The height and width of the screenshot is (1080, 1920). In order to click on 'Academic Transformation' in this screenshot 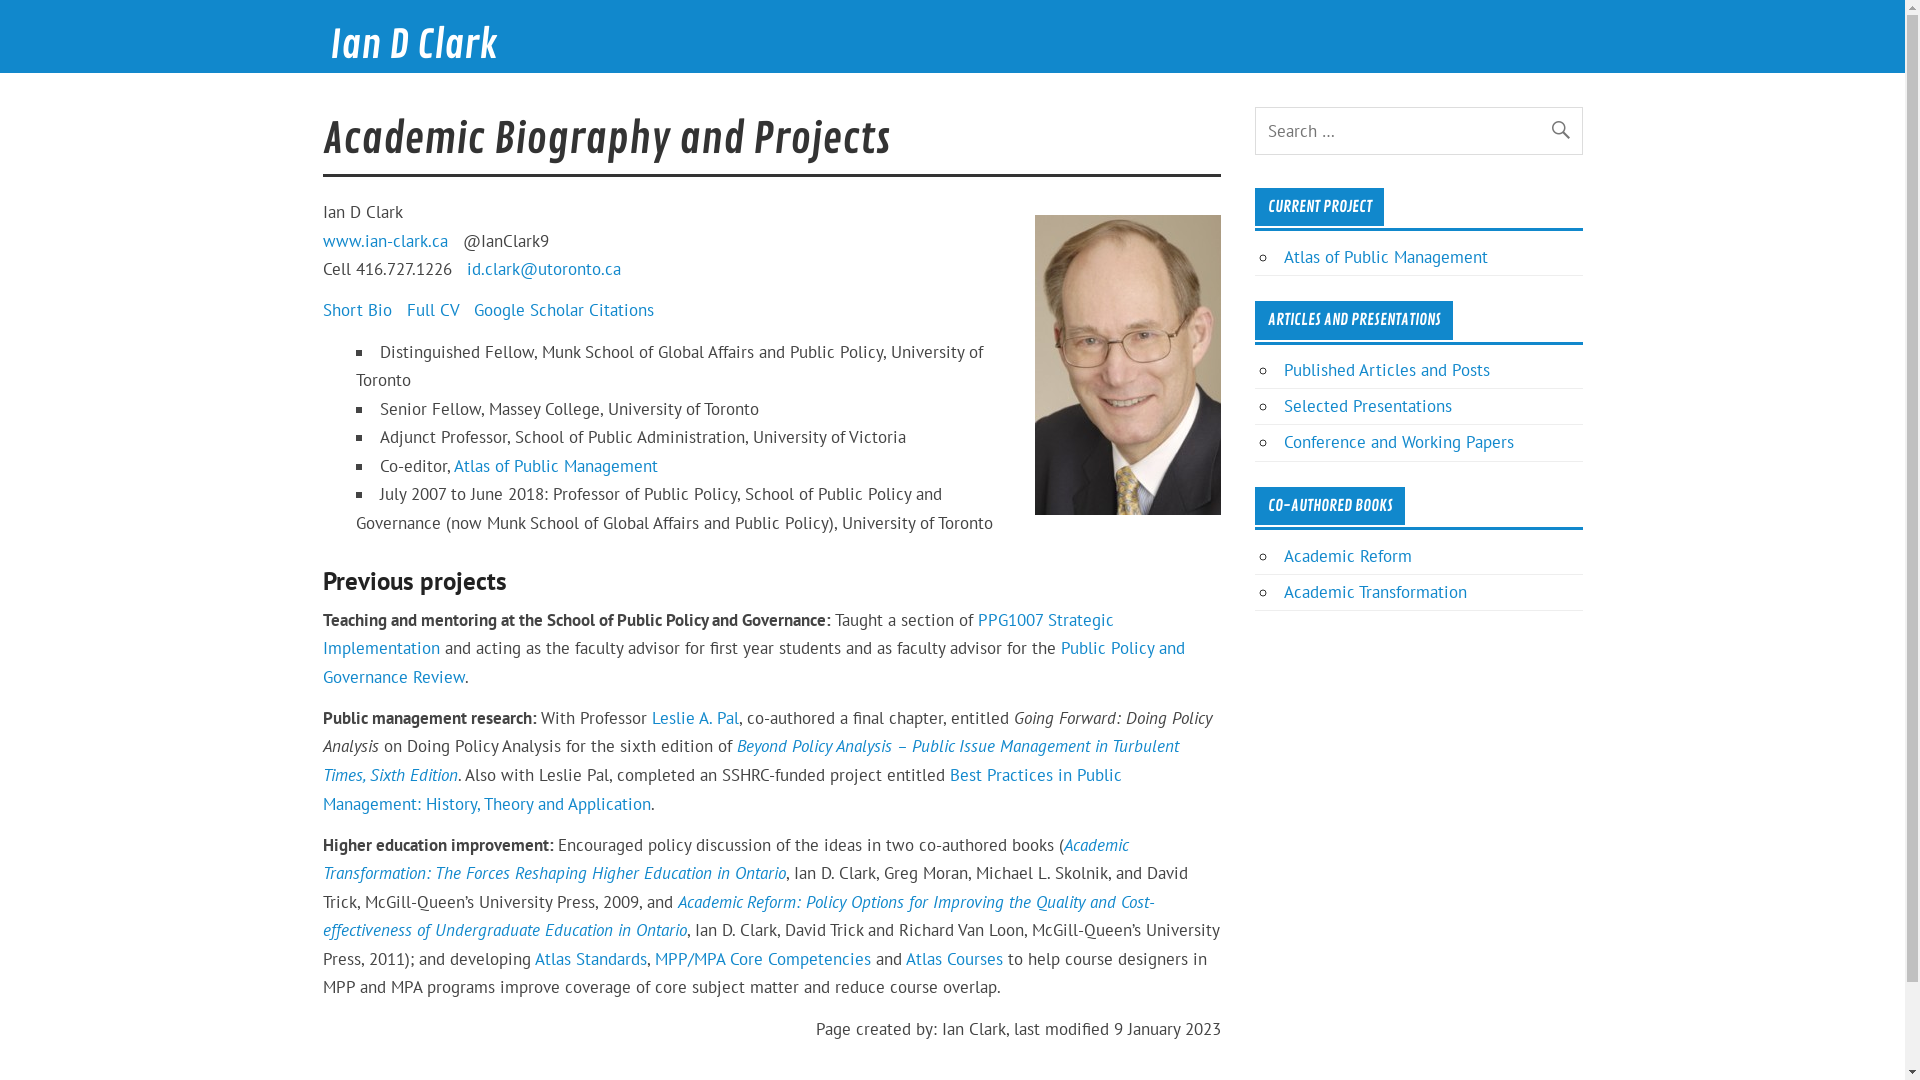, I will do `click(1374, 590)`.